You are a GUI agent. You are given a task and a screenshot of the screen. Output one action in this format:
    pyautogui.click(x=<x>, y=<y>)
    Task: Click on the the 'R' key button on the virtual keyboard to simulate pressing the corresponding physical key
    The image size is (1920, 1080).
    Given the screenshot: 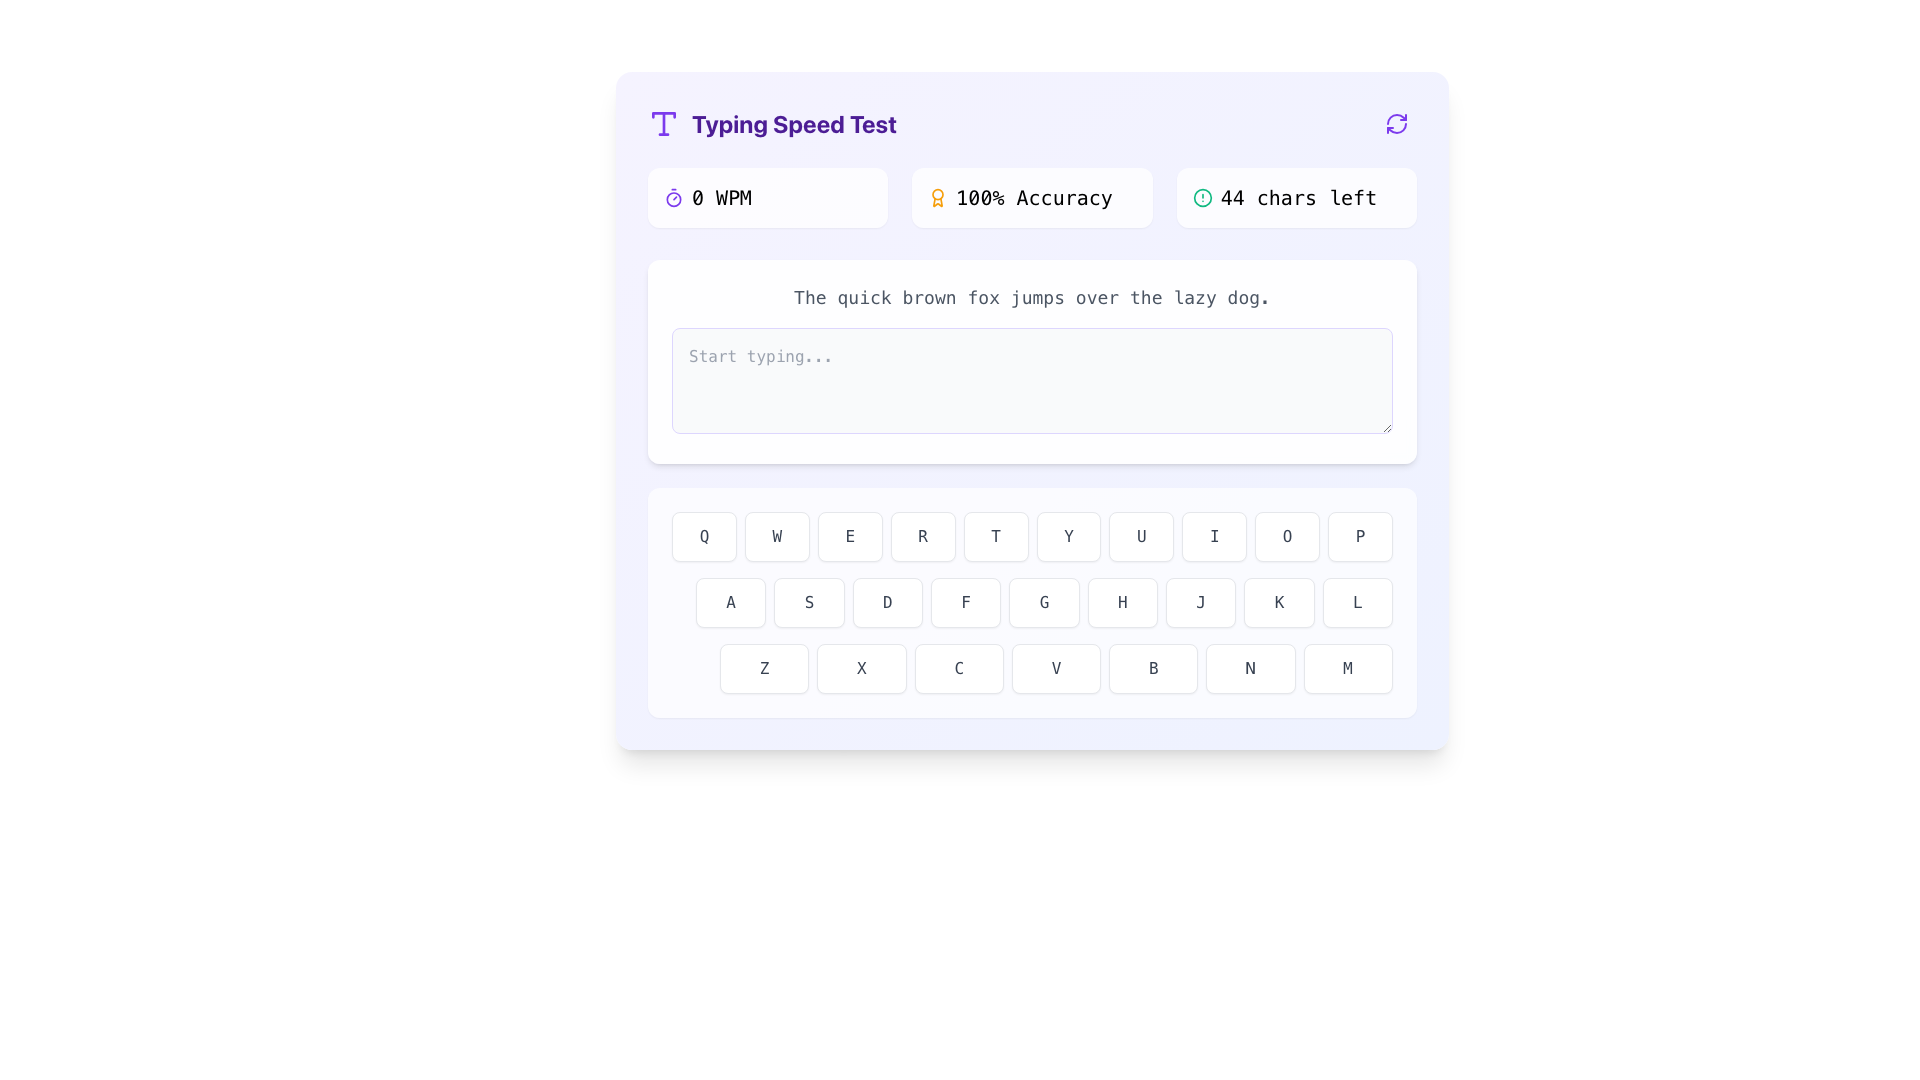 What is the action you would take?
    pyautogui.click(x=922, y=535)
    